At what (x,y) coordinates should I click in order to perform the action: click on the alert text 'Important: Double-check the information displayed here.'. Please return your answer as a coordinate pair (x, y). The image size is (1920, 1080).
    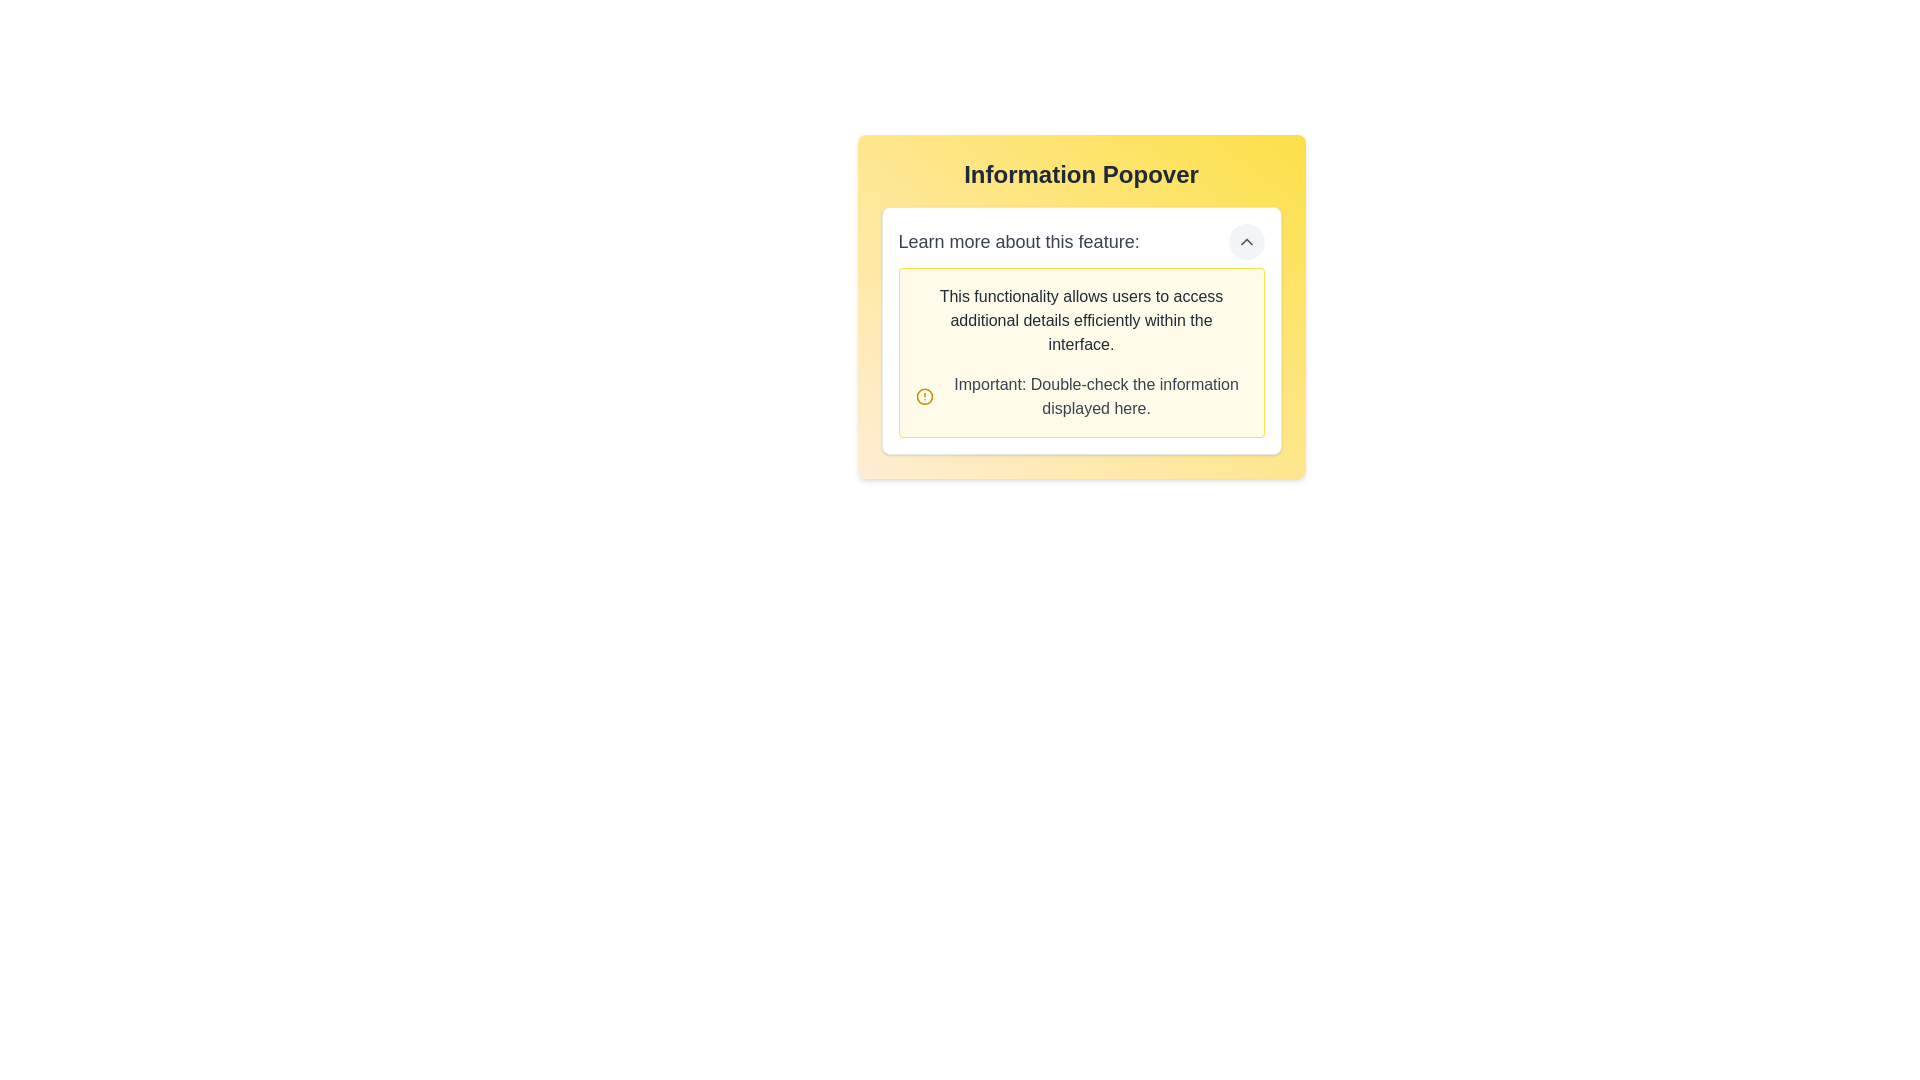
    Looking at the image, I should click on (1080, 397).